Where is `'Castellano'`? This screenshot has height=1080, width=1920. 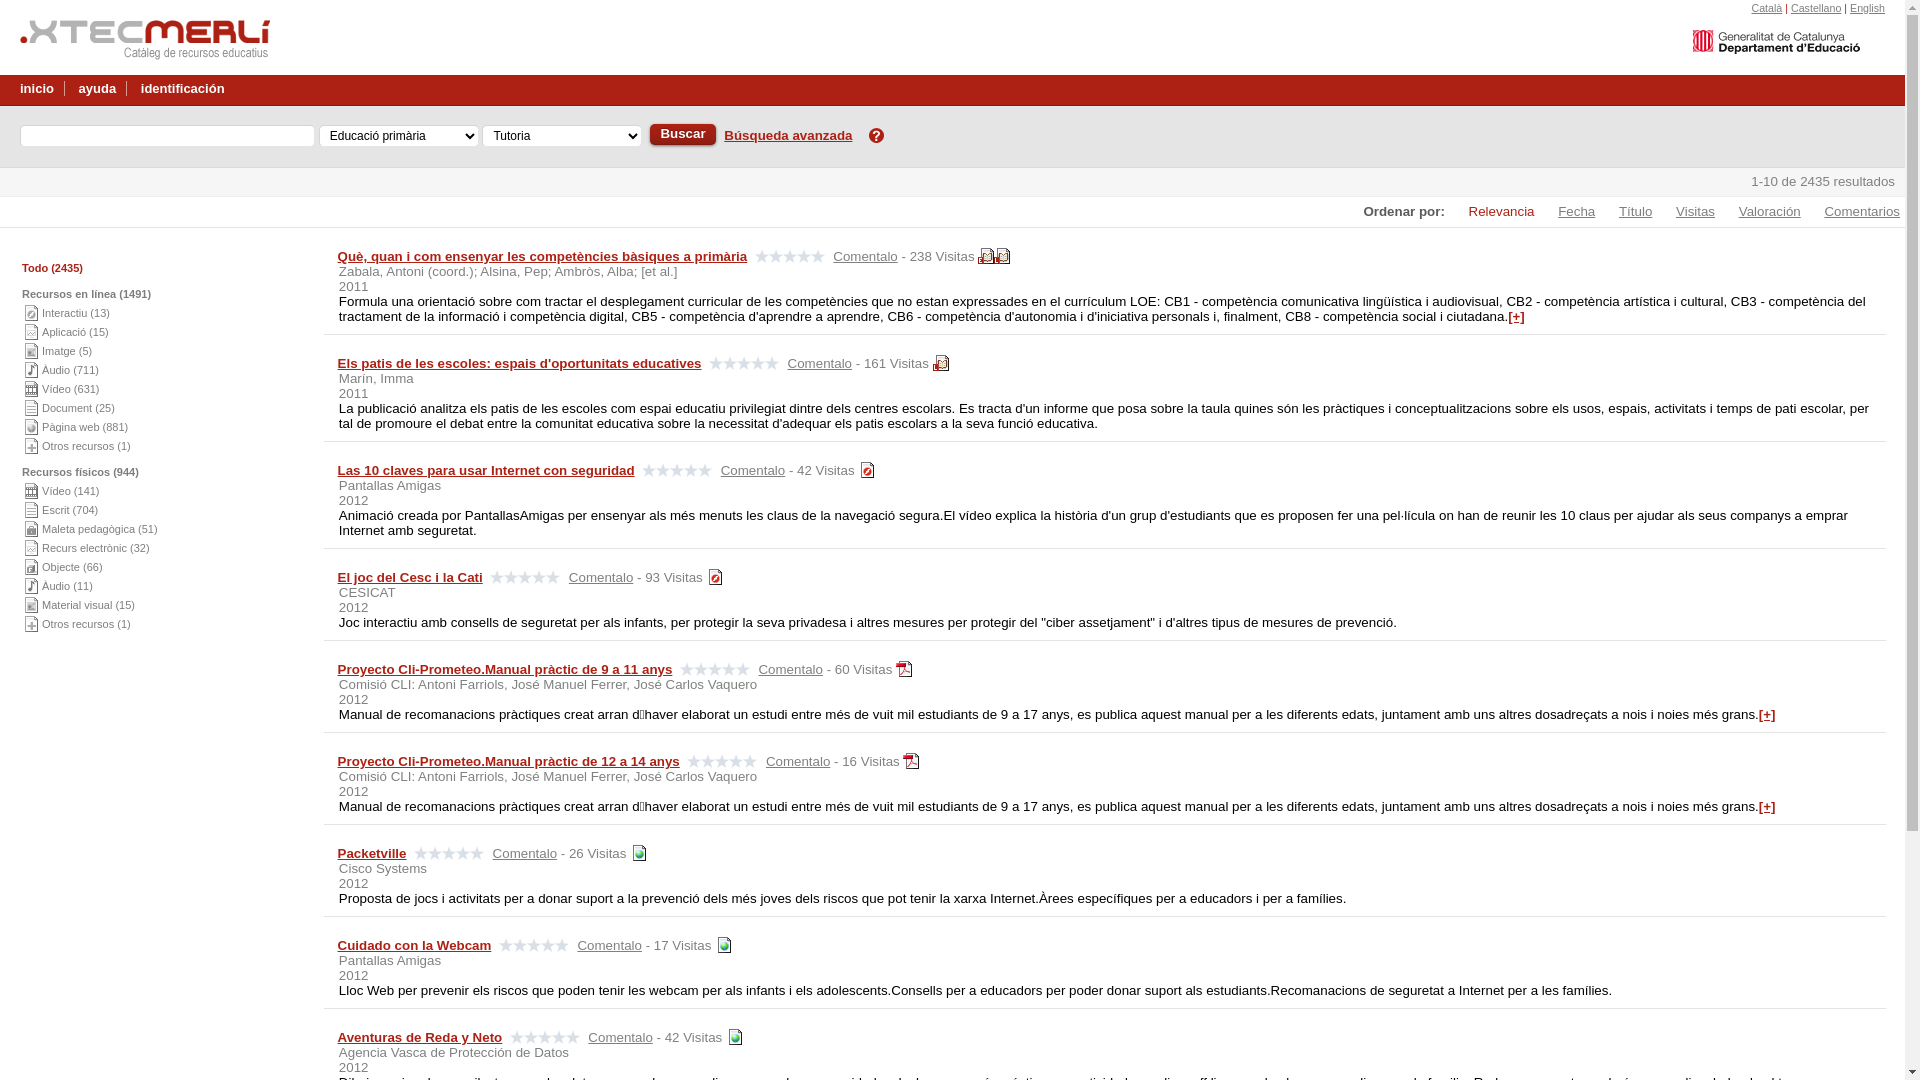 'Castellano' is located at coordinates (1815, 7).